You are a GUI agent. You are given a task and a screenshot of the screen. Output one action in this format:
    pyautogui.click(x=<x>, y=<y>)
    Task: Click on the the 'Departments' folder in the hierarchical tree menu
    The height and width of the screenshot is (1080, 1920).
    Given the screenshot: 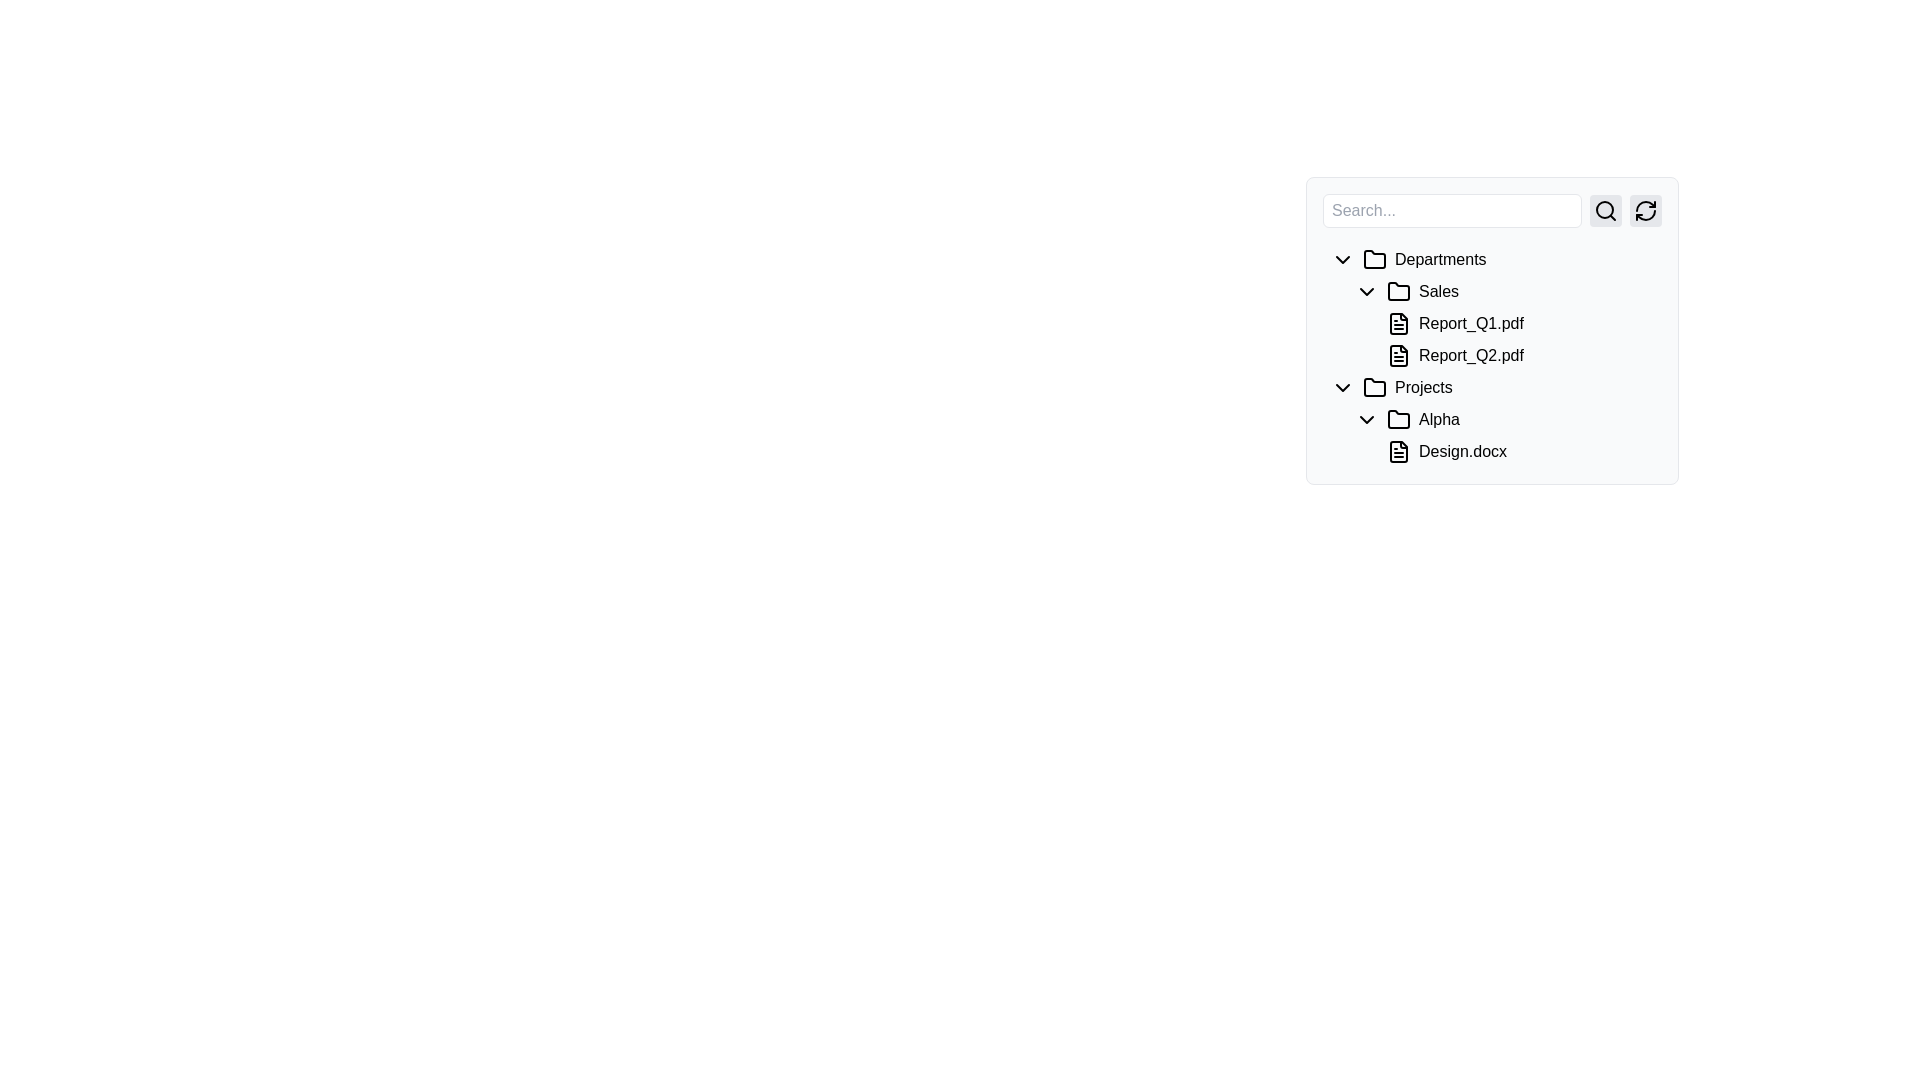 What is the action you would take?
    pyautogui.click(x=1492, y=258)
    